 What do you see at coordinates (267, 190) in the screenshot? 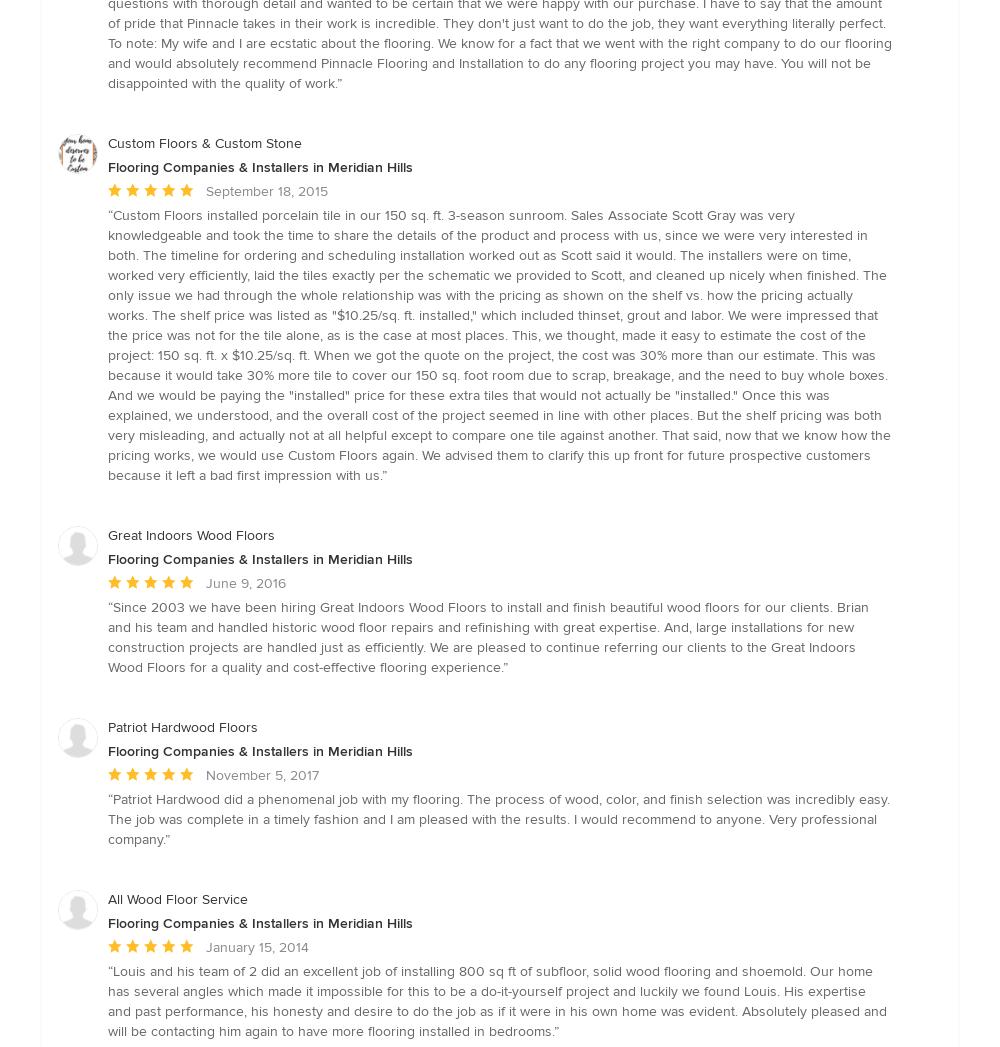
I see `'September 18, 2015'` at bounding box center [267, 190].